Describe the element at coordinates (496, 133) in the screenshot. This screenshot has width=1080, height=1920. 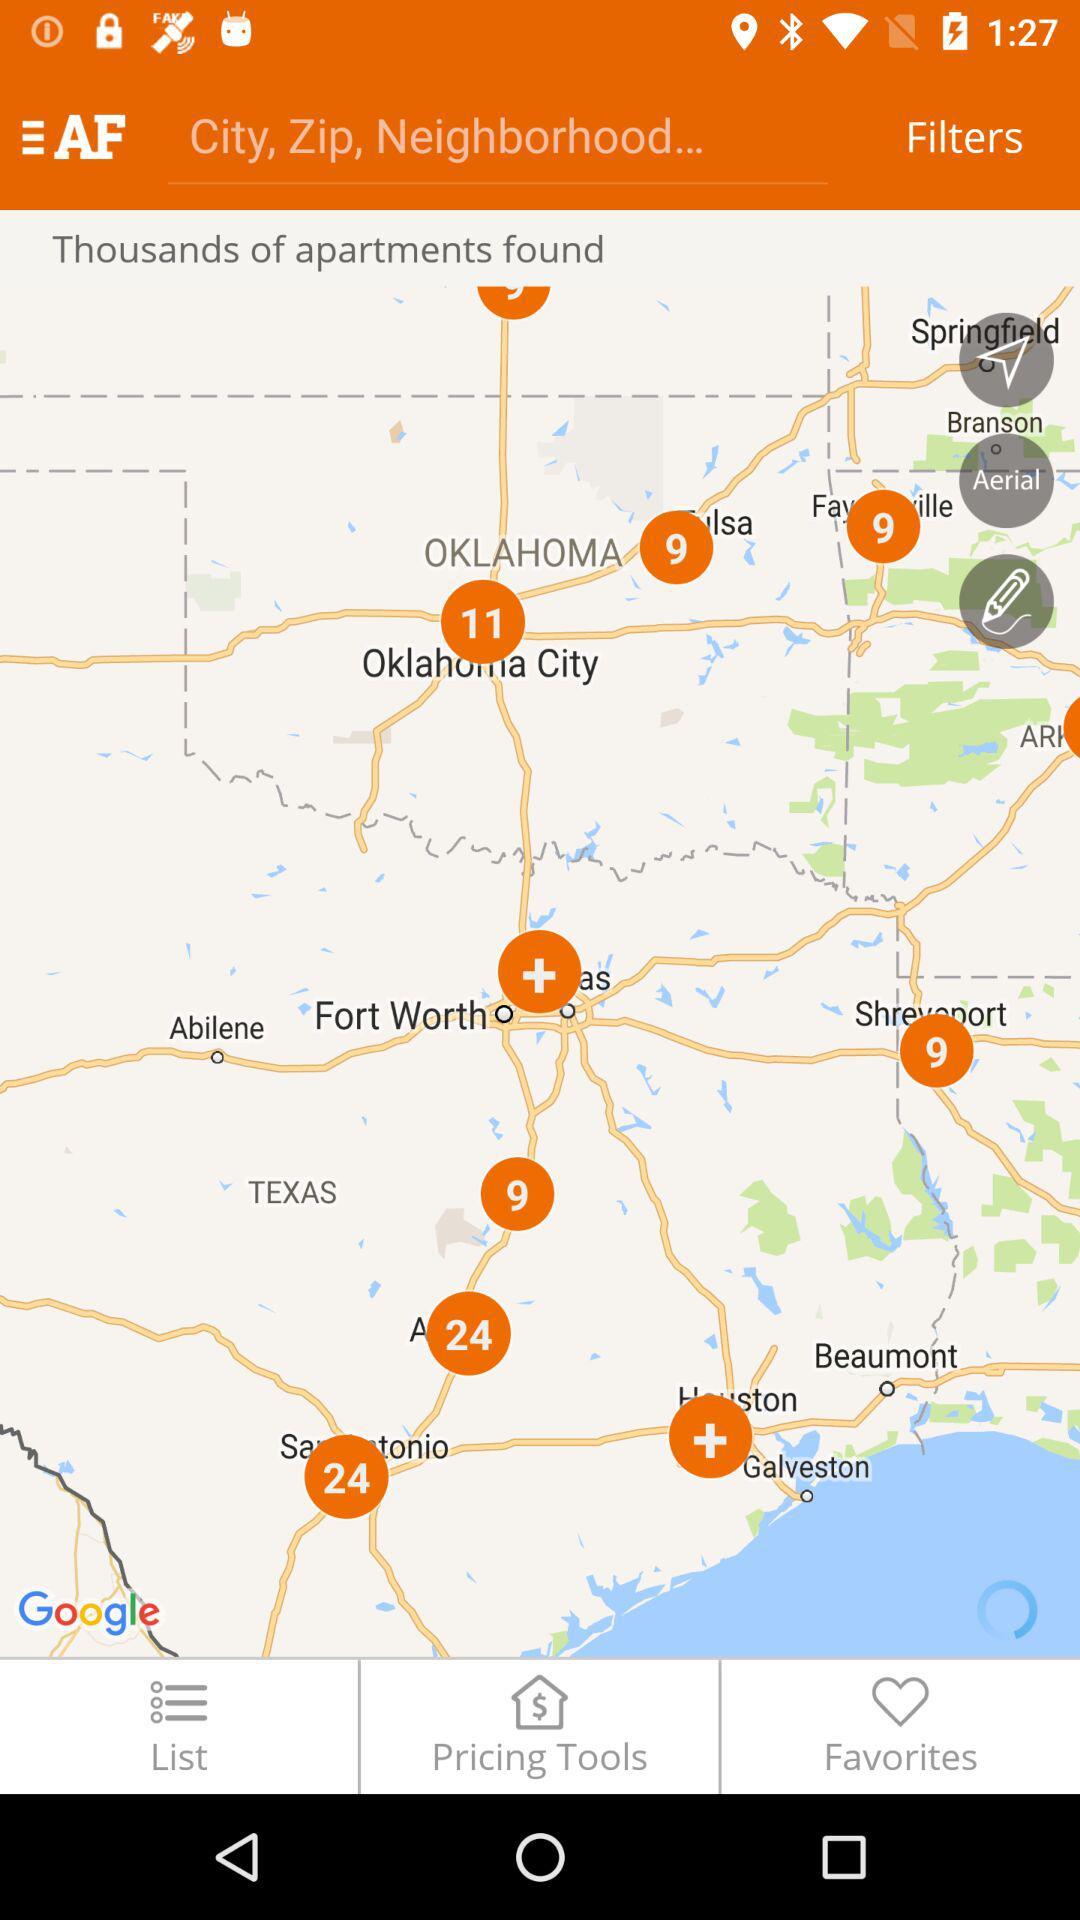
I see `address bar` at that location.